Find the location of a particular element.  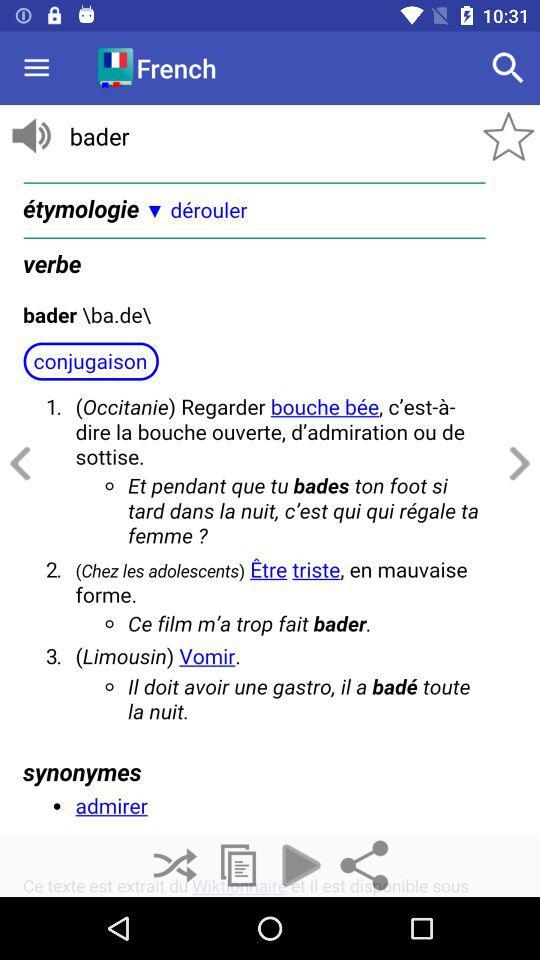

the arrow_forward icon is located at coordinates (516, 464).